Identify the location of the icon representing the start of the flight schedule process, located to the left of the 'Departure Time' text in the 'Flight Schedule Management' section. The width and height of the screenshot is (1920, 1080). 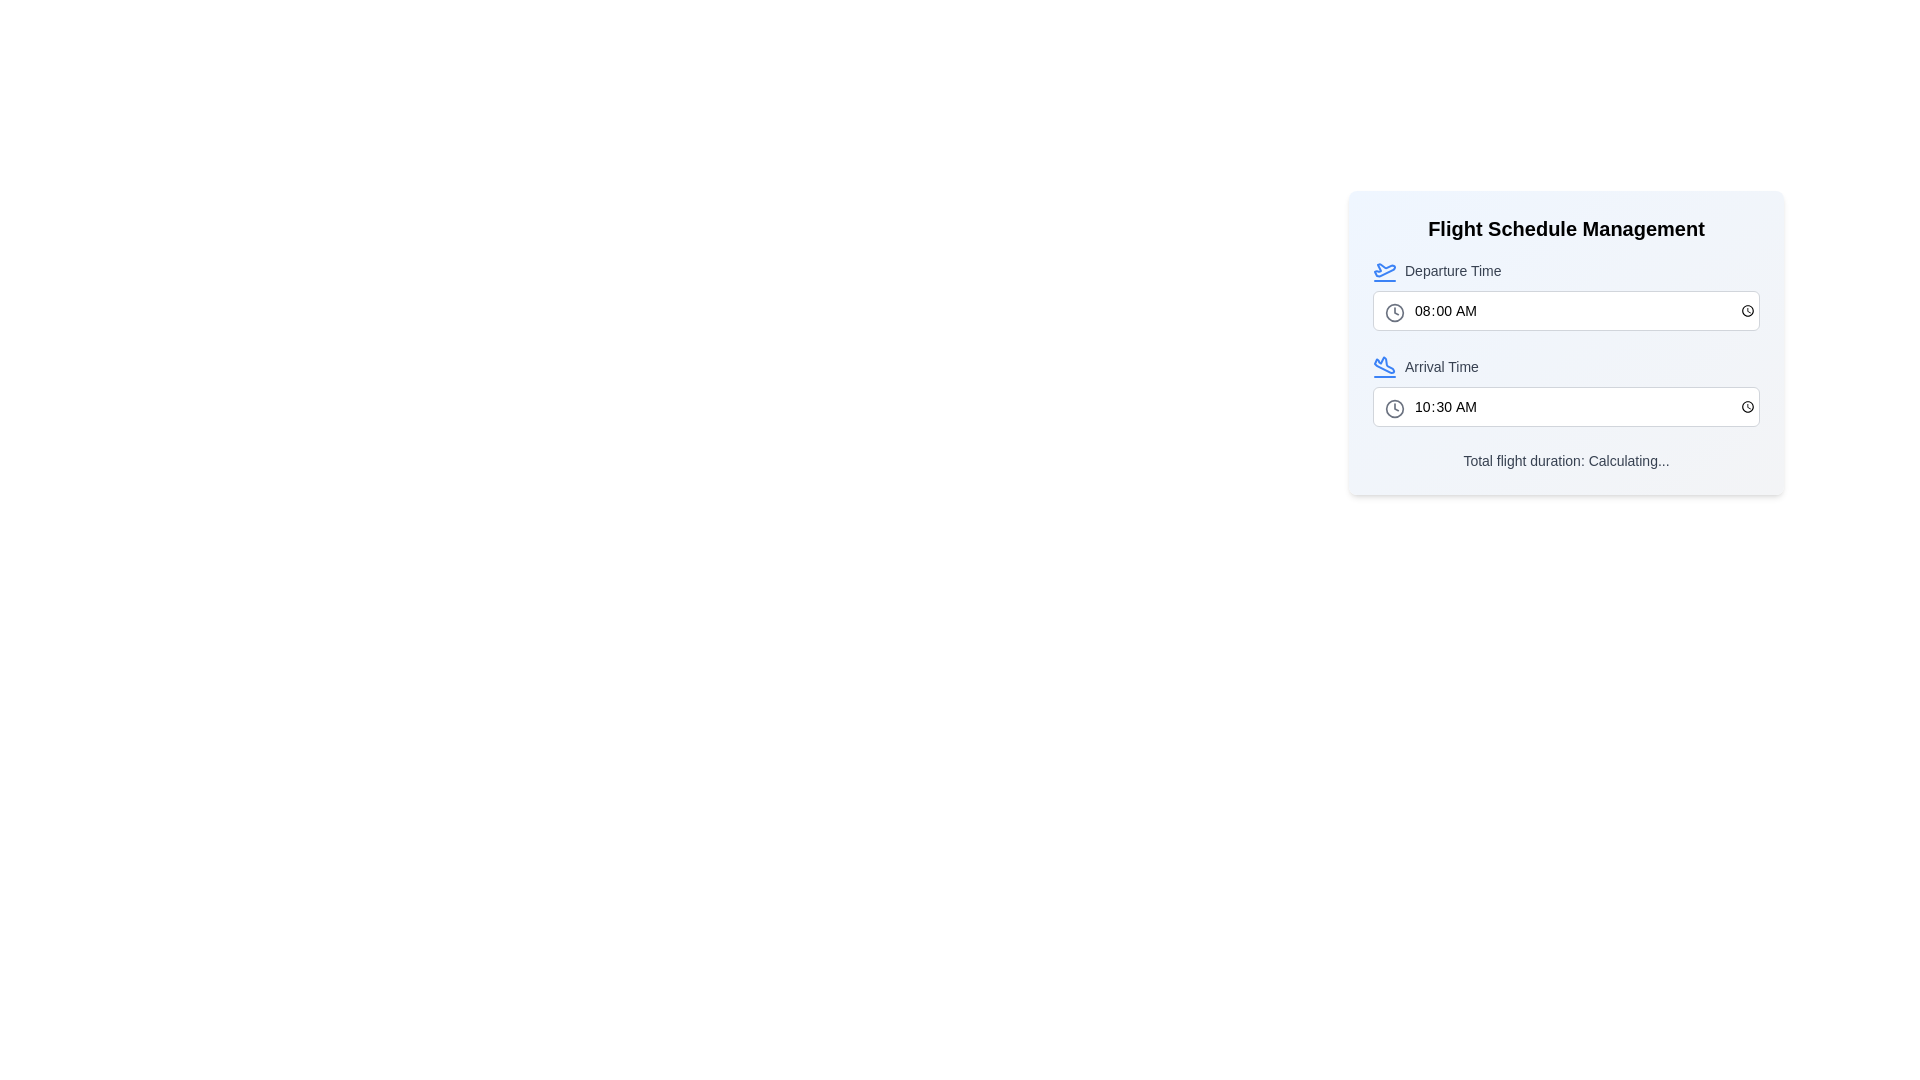
(1384, 270).